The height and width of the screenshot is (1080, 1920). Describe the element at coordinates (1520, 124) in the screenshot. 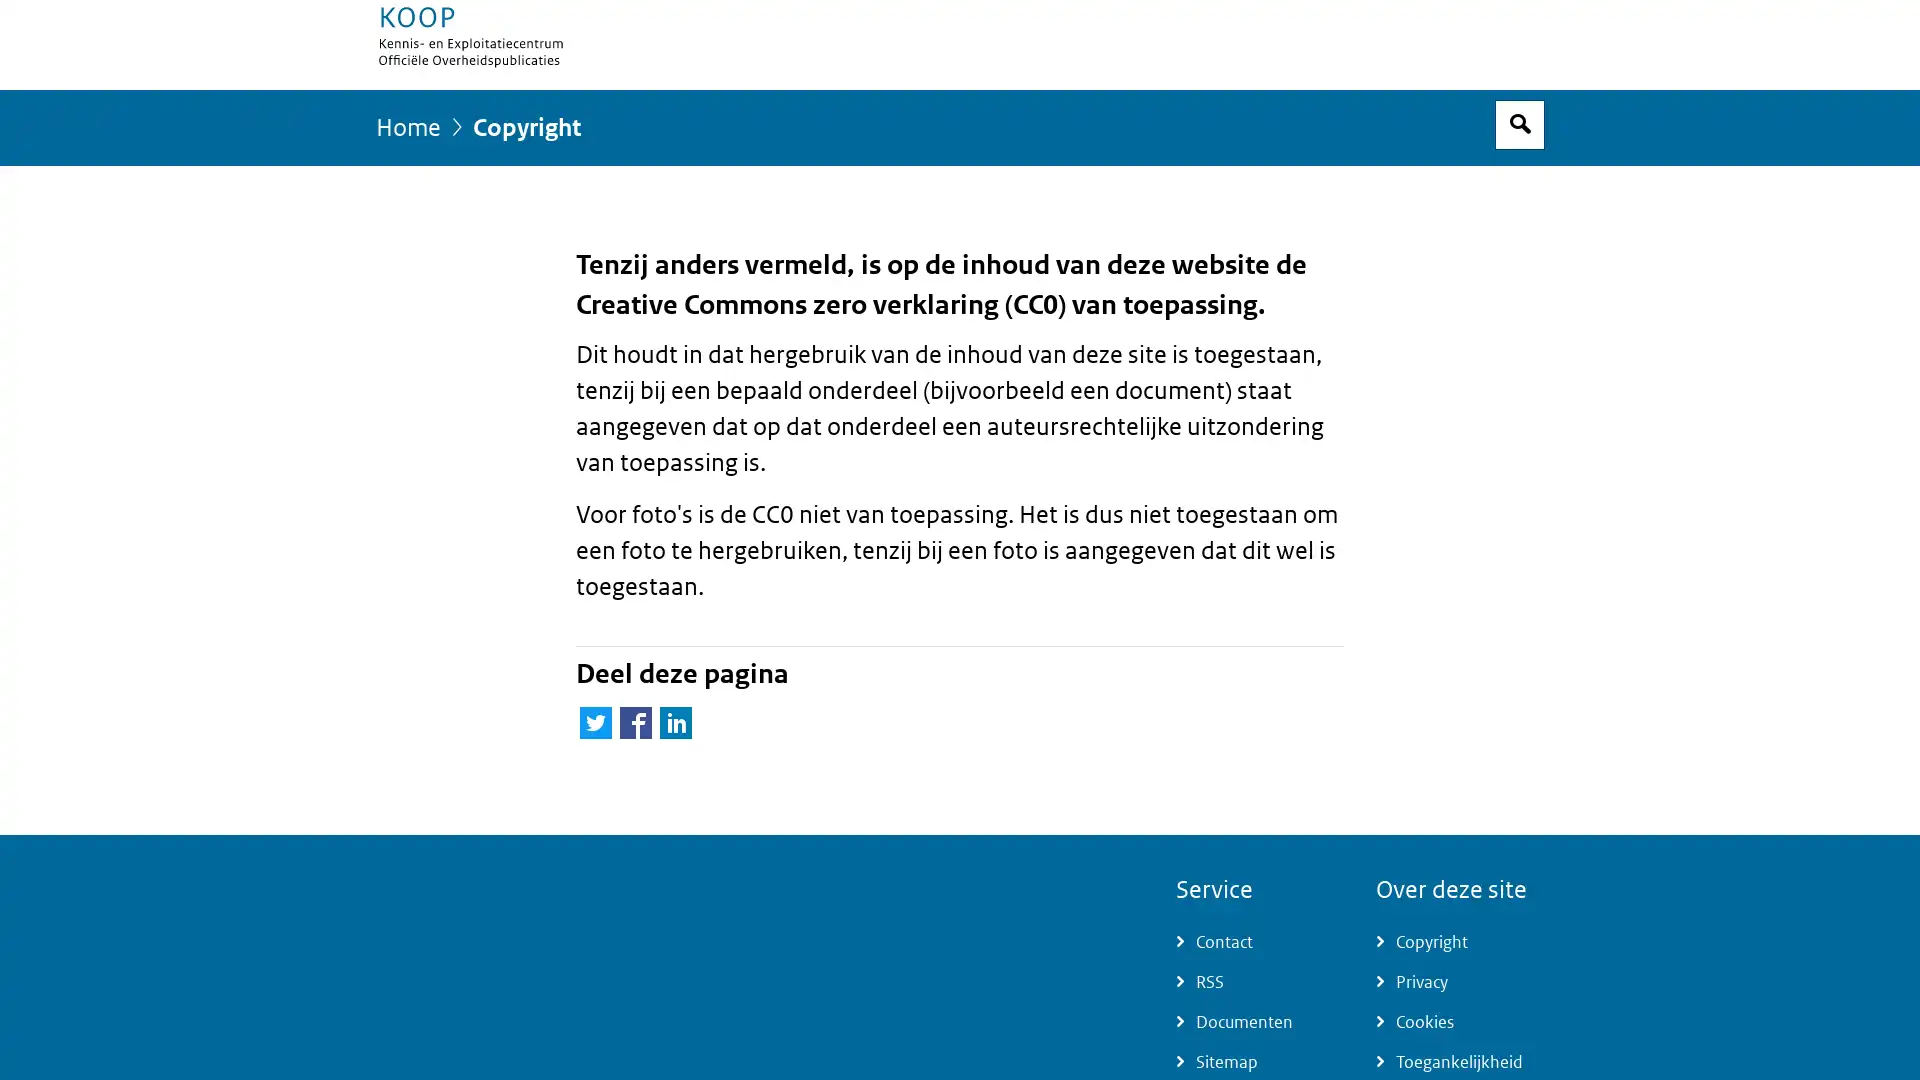

I see `Open zoekveld` at that location.